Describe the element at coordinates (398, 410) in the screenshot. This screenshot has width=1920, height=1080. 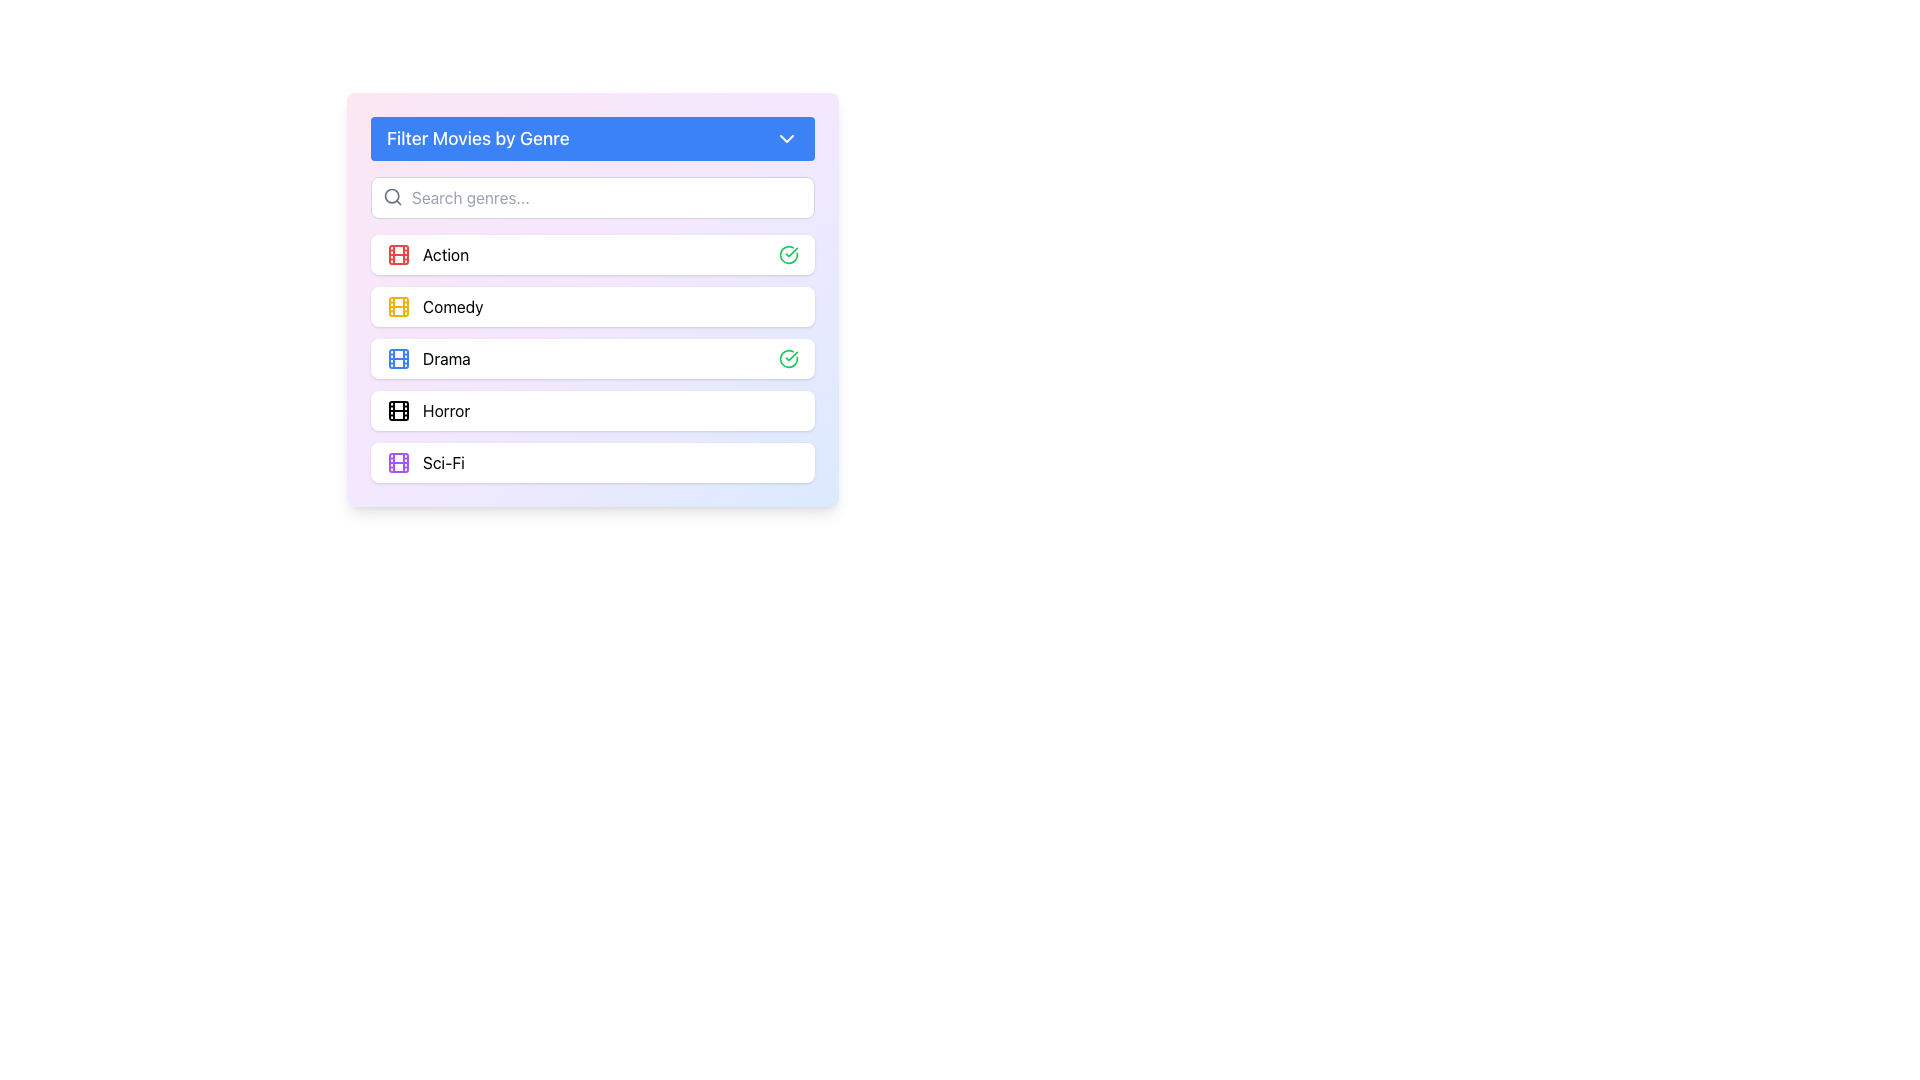
I see `the graphical element of the movie reel icon in the 'Horror' genre row` at that location.